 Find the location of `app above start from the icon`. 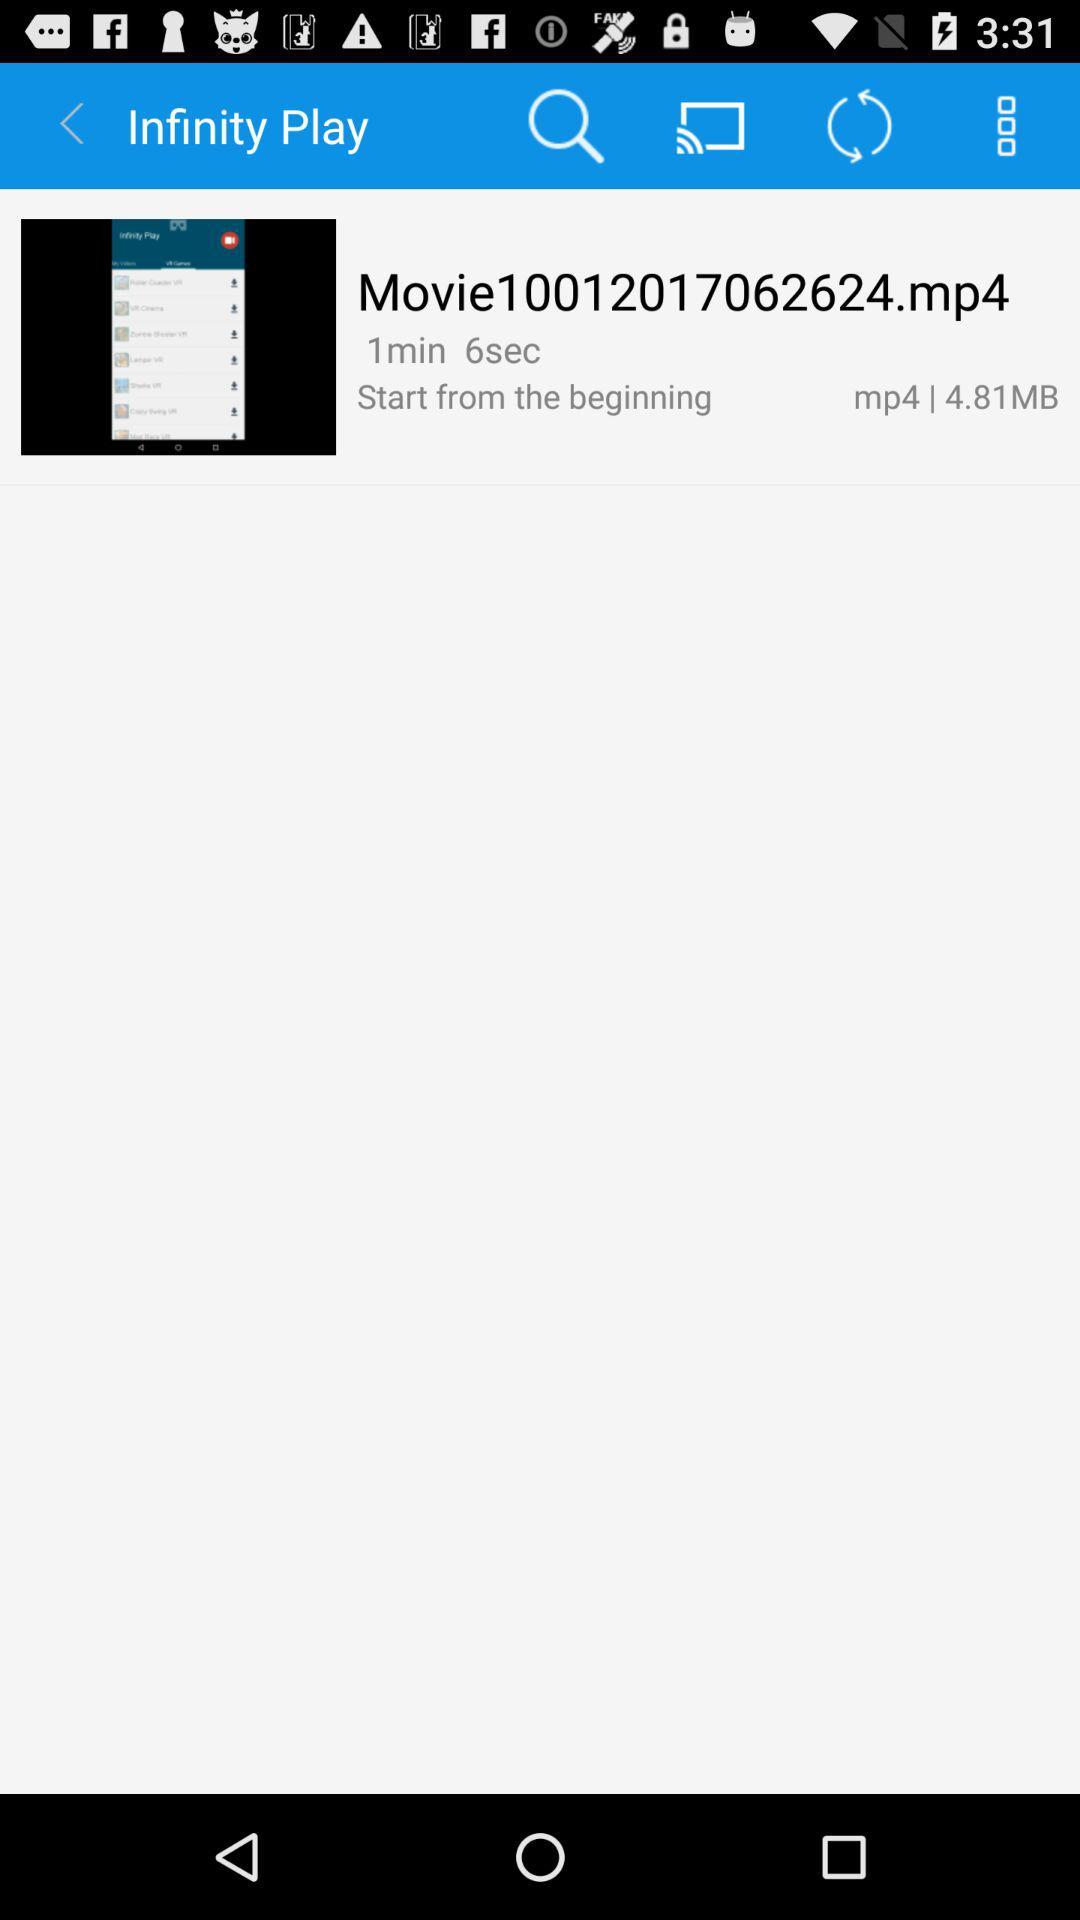

app above start from the icon is located at coordinates (447, 349).